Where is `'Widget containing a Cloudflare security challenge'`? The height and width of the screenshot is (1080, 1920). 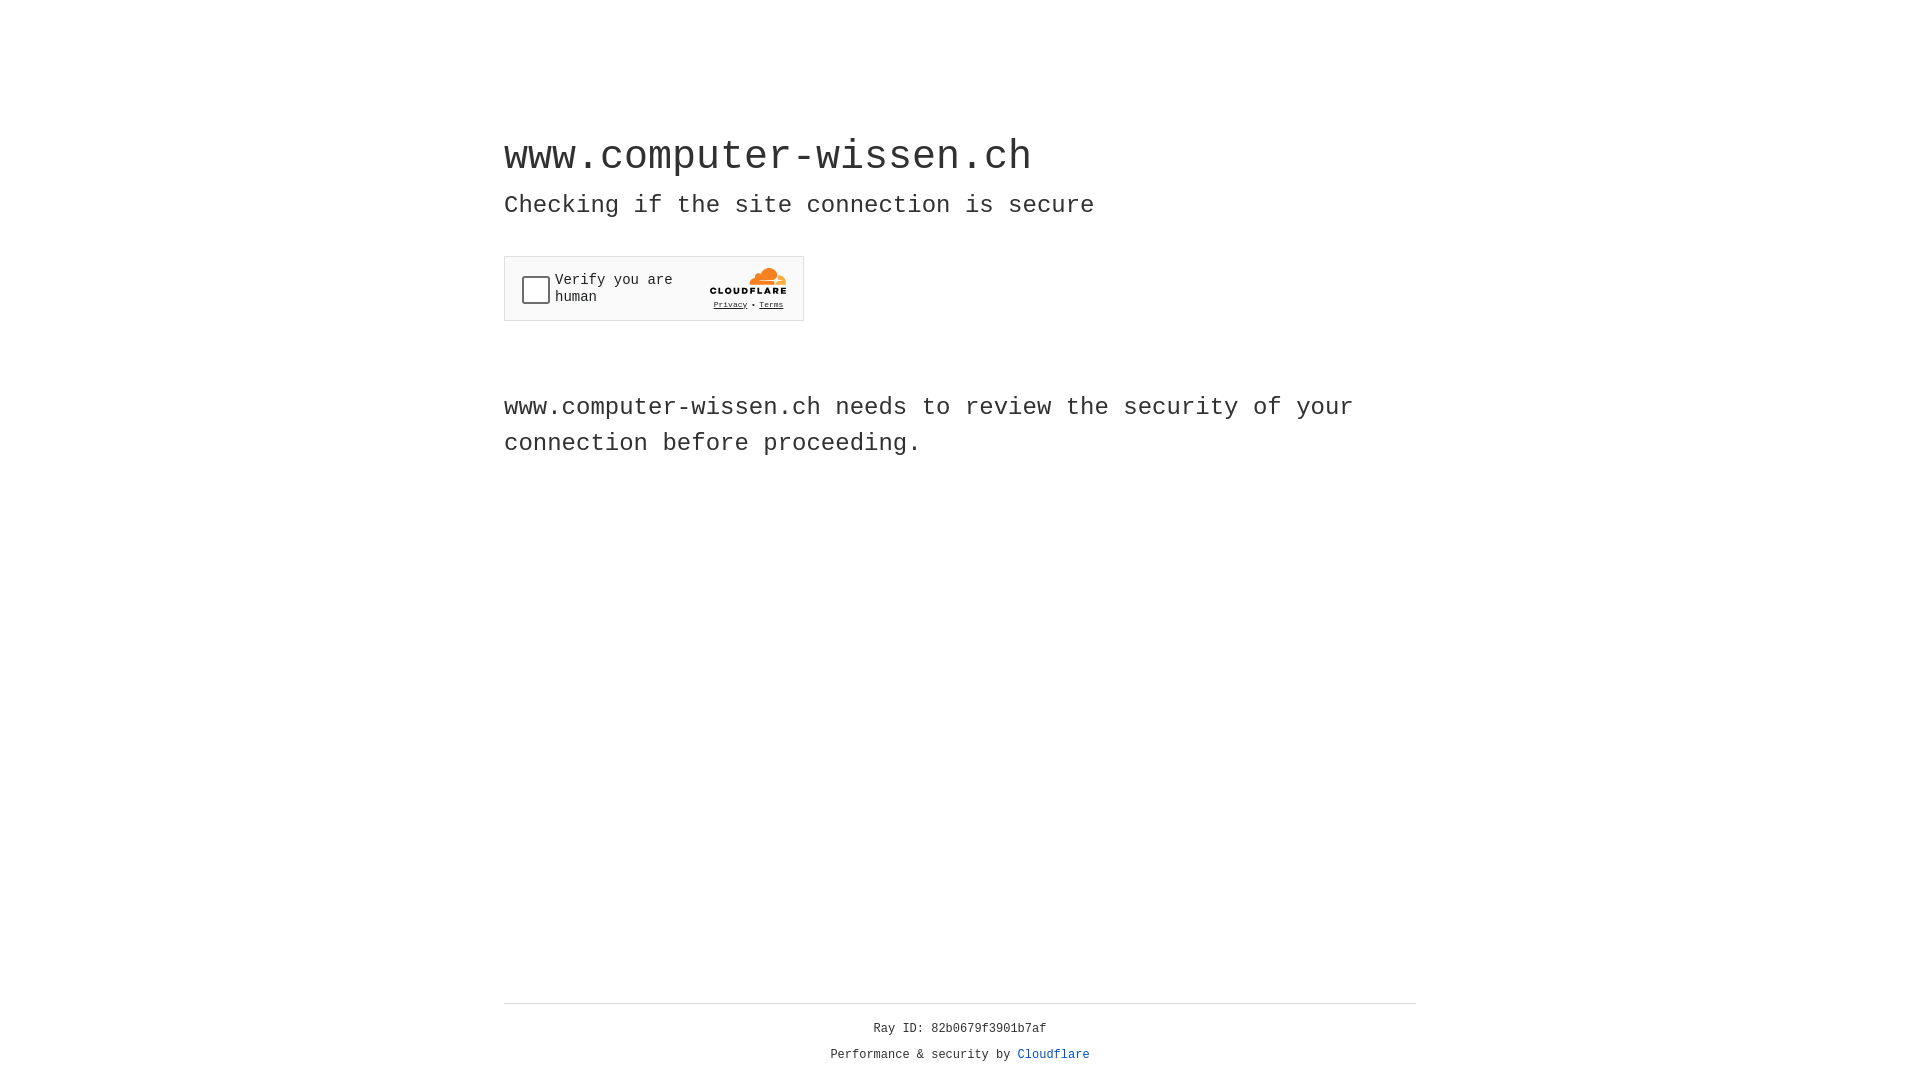 'Widget containing a Cloudflare security challenge' is located at coordinates (653, 288).